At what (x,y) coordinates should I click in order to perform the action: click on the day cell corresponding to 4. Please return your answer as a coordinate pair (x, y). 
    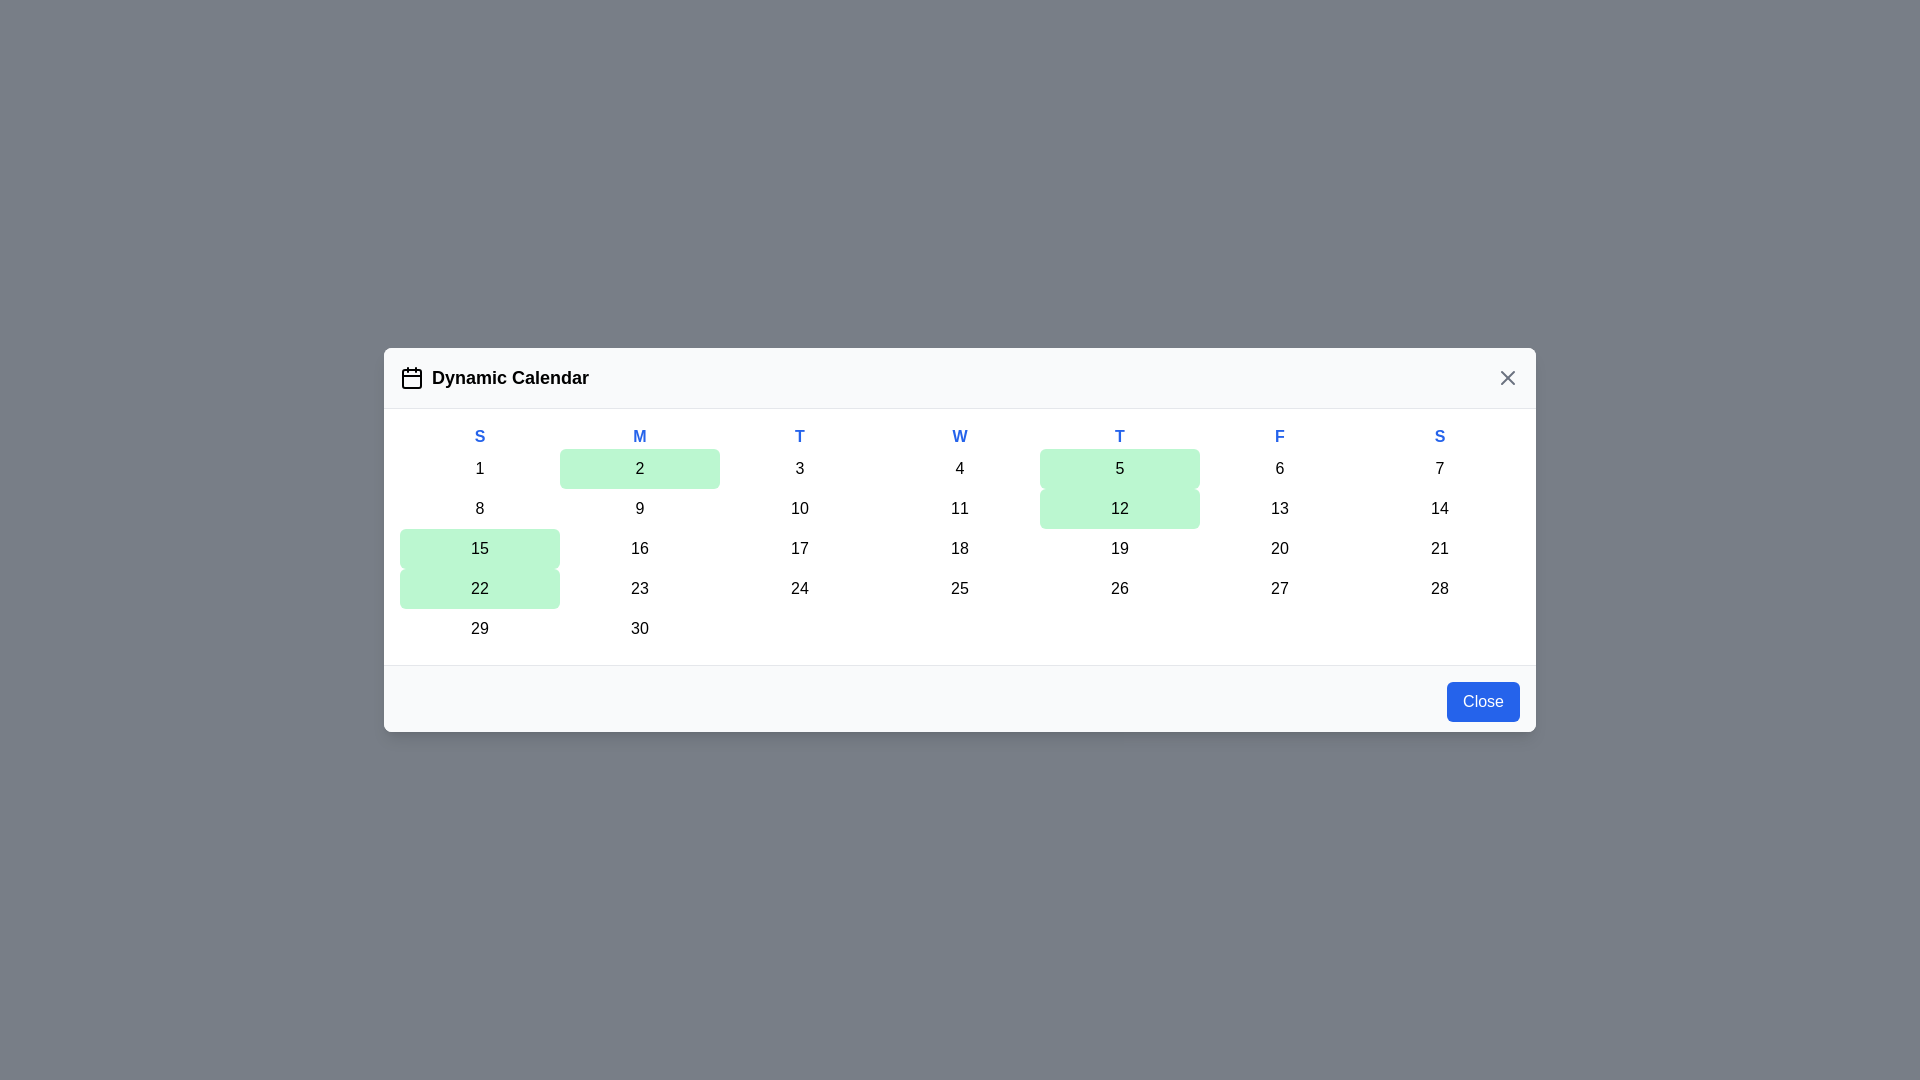
    Looking at the image, I should click on (960, 469).